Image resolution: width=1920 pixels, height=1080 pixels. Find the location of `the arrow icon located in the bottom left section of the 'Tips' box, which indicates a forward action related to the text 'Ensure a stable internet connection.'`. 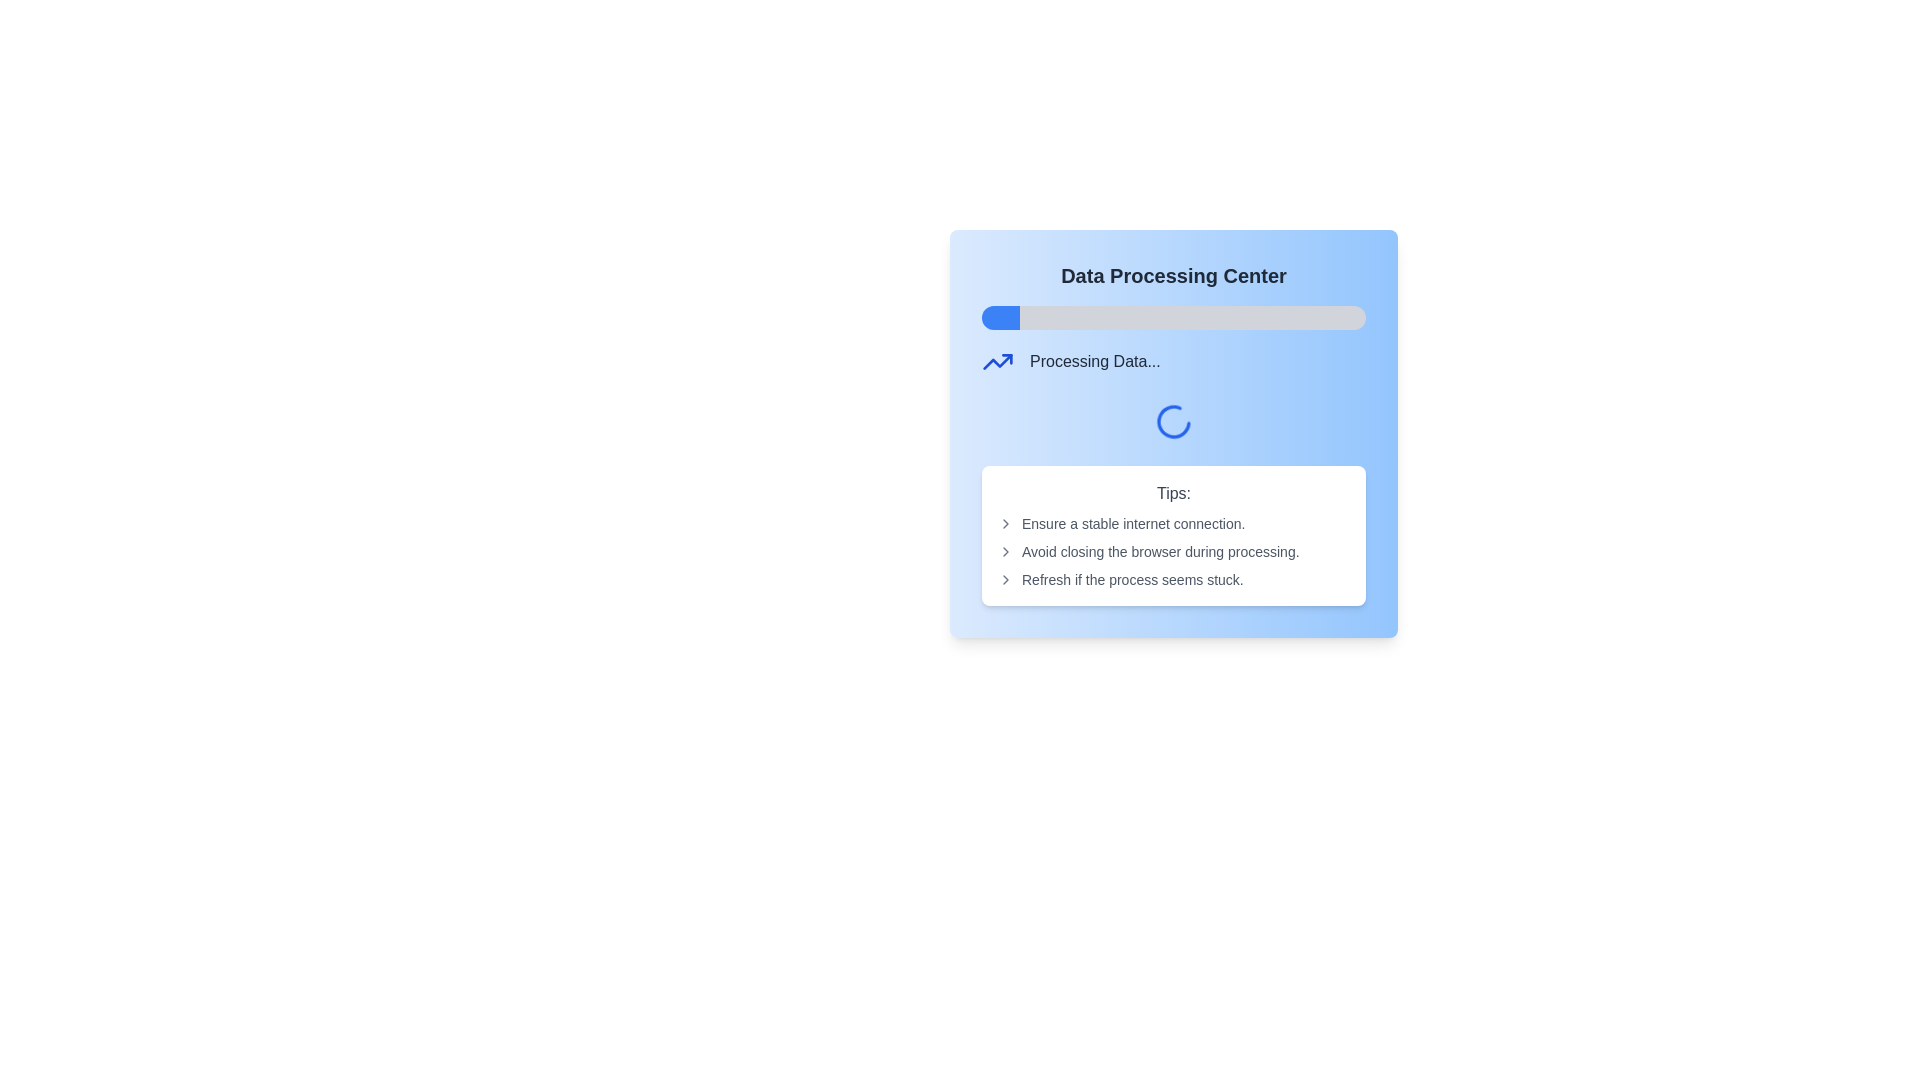

the arrow icon located in the bottom left section of the 'Tips' box, which indicates a forward action related to the text 'Ensure a stable internet connection.' is located at coordinates (1006, 523).